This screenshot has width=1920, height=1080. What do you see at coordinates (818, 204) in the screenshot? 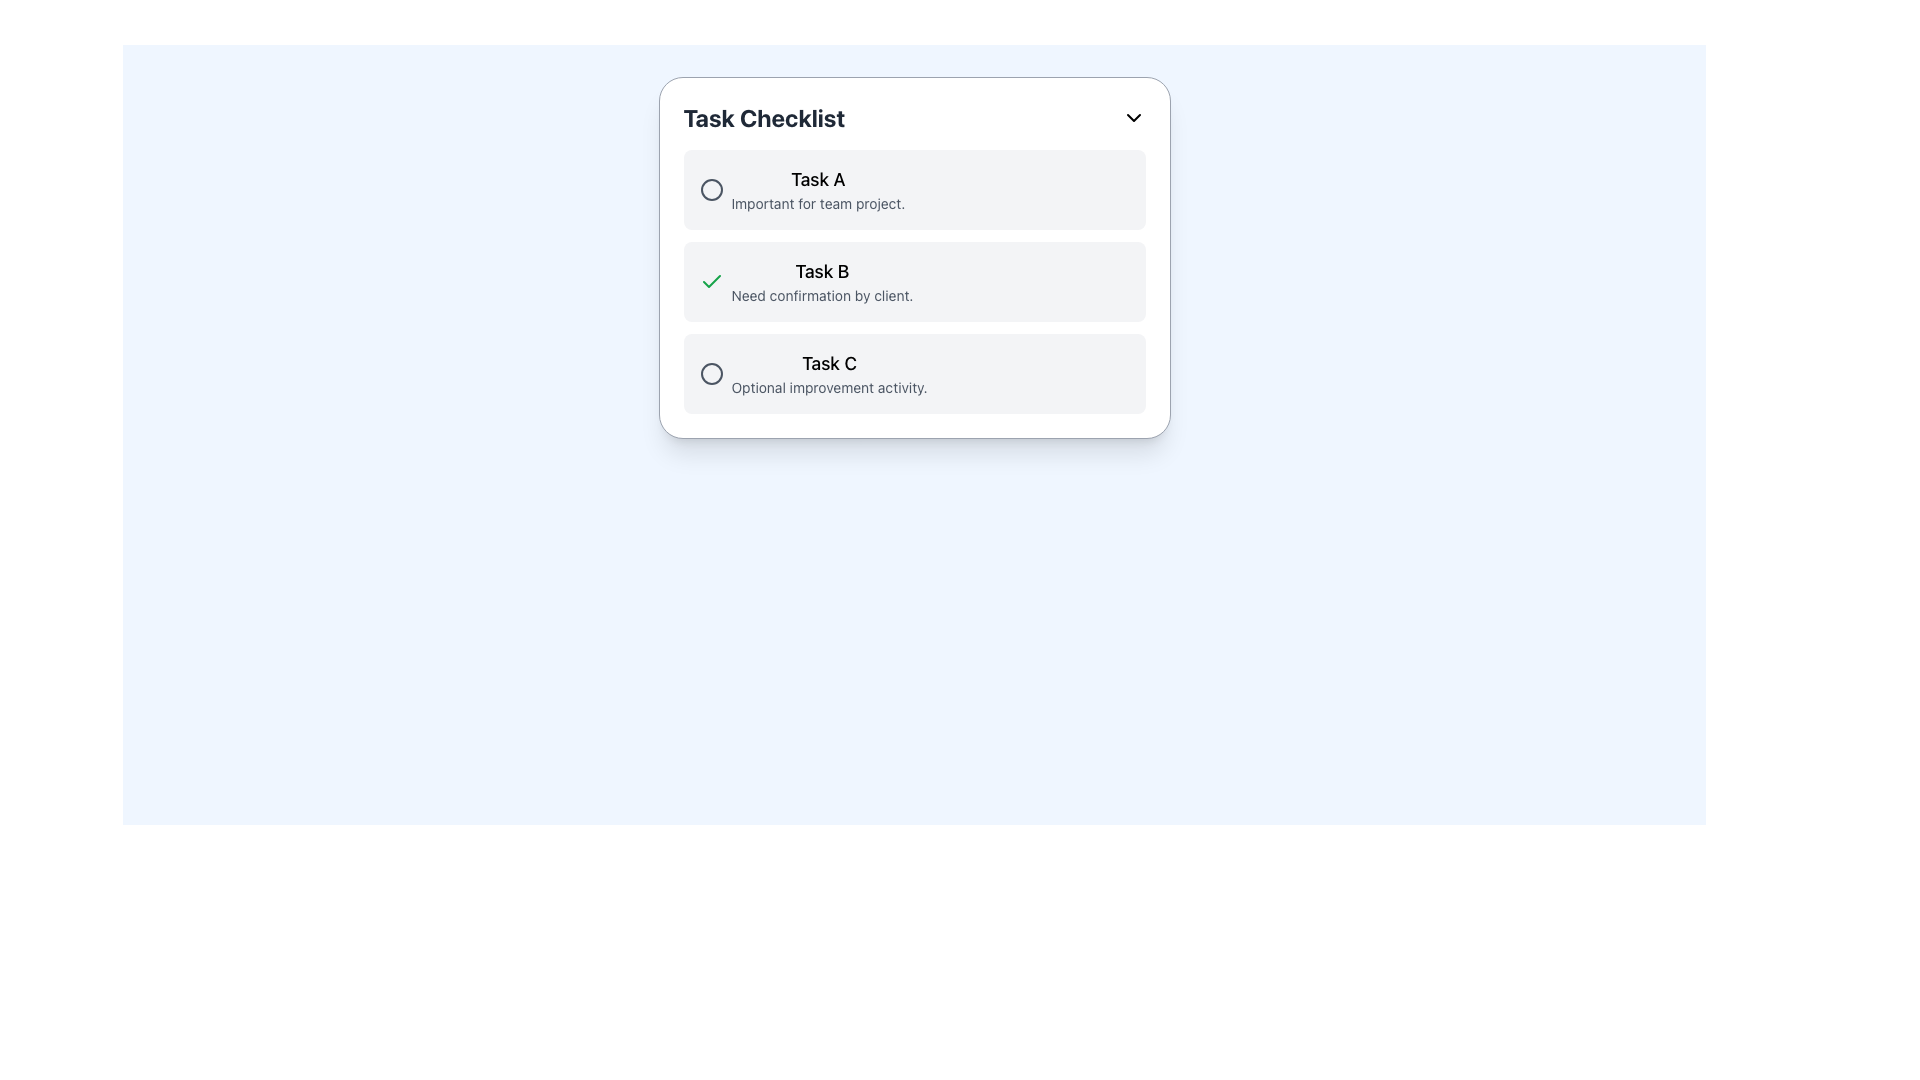
I see `the static text element that provides additional descriptive information about 'Task A', which is positioned directly under the title 'Task A' in the checklist` at bounding box center [818, 204].